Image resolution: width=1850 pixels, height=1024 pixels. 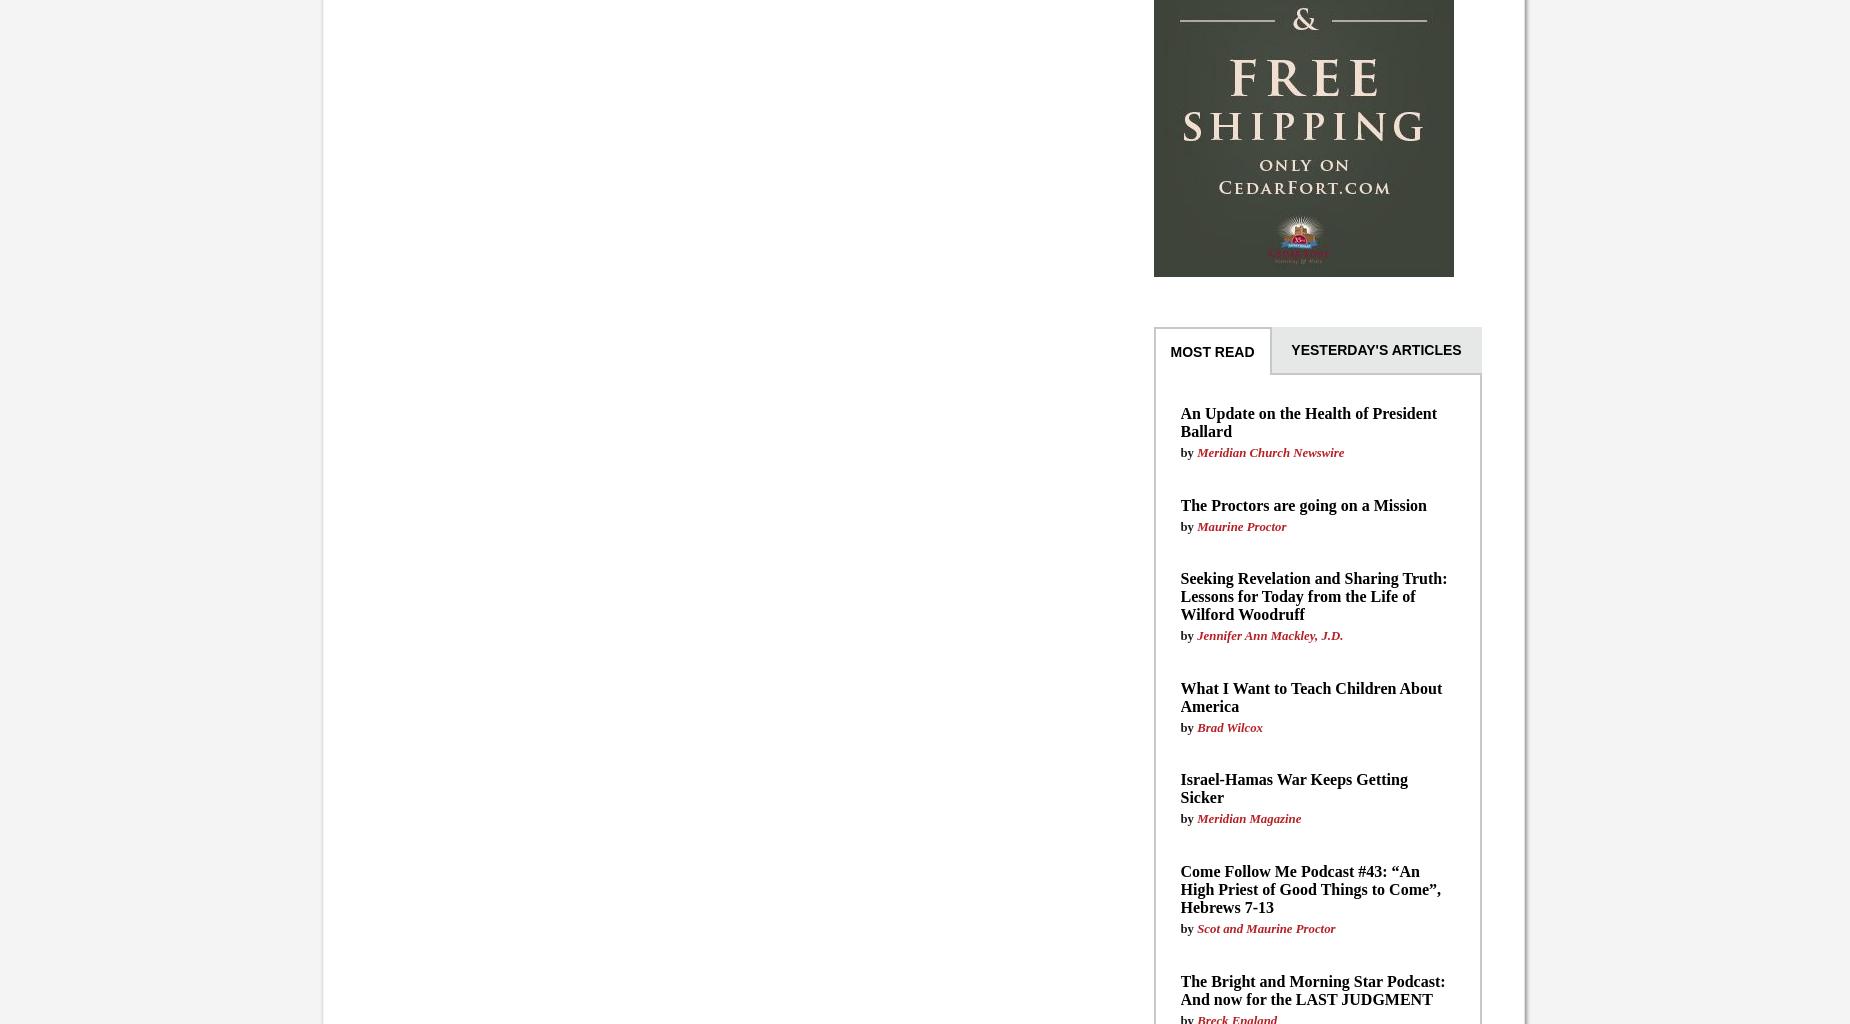 What do you see at coordinates (1247, 817) in the screenshot?
I see `'Meridian Magazine'` at bounding box center [1247, 817].